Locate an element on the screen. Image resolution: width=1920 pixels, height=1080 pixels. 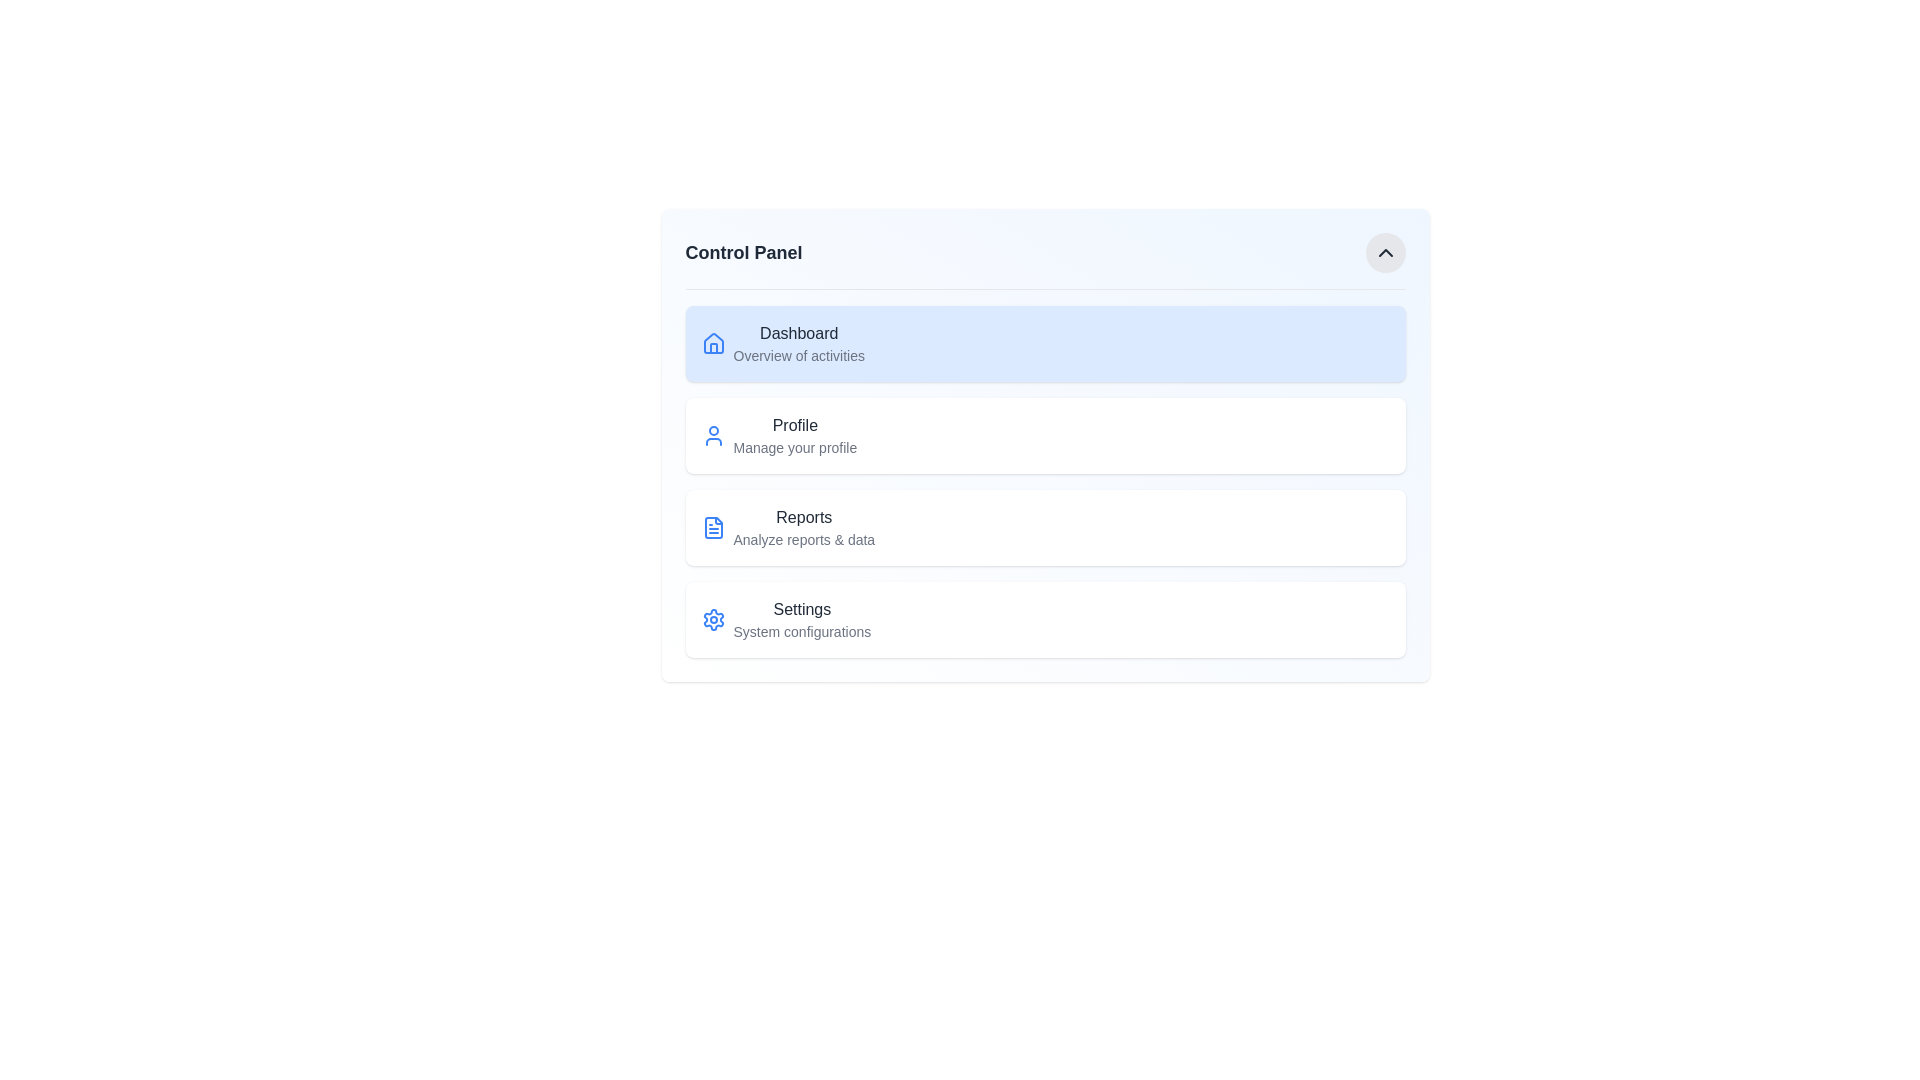
the 'Dashboard' text label is located at coordinates (798, 342).